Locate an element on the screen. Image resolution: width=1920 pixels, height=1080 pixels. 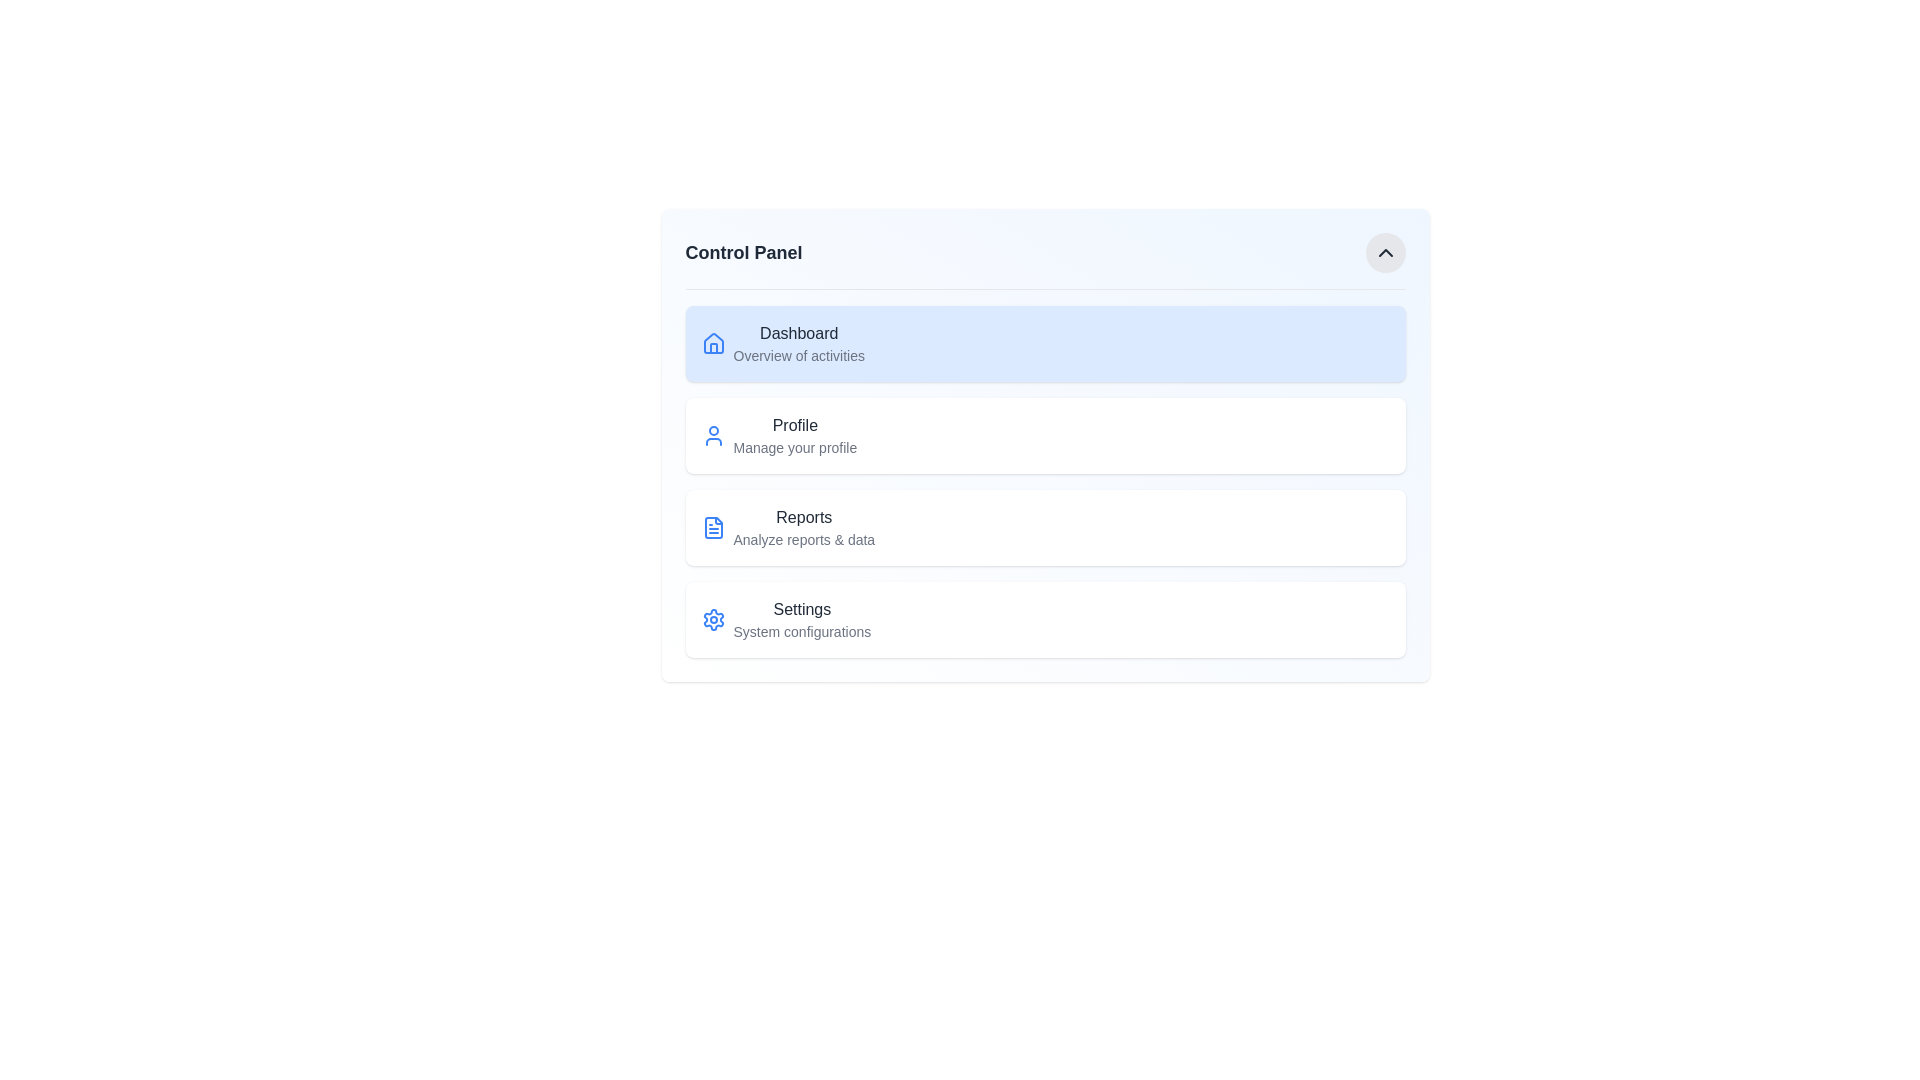
the 'Dashboard' text label is located at coordinates (798, 342).